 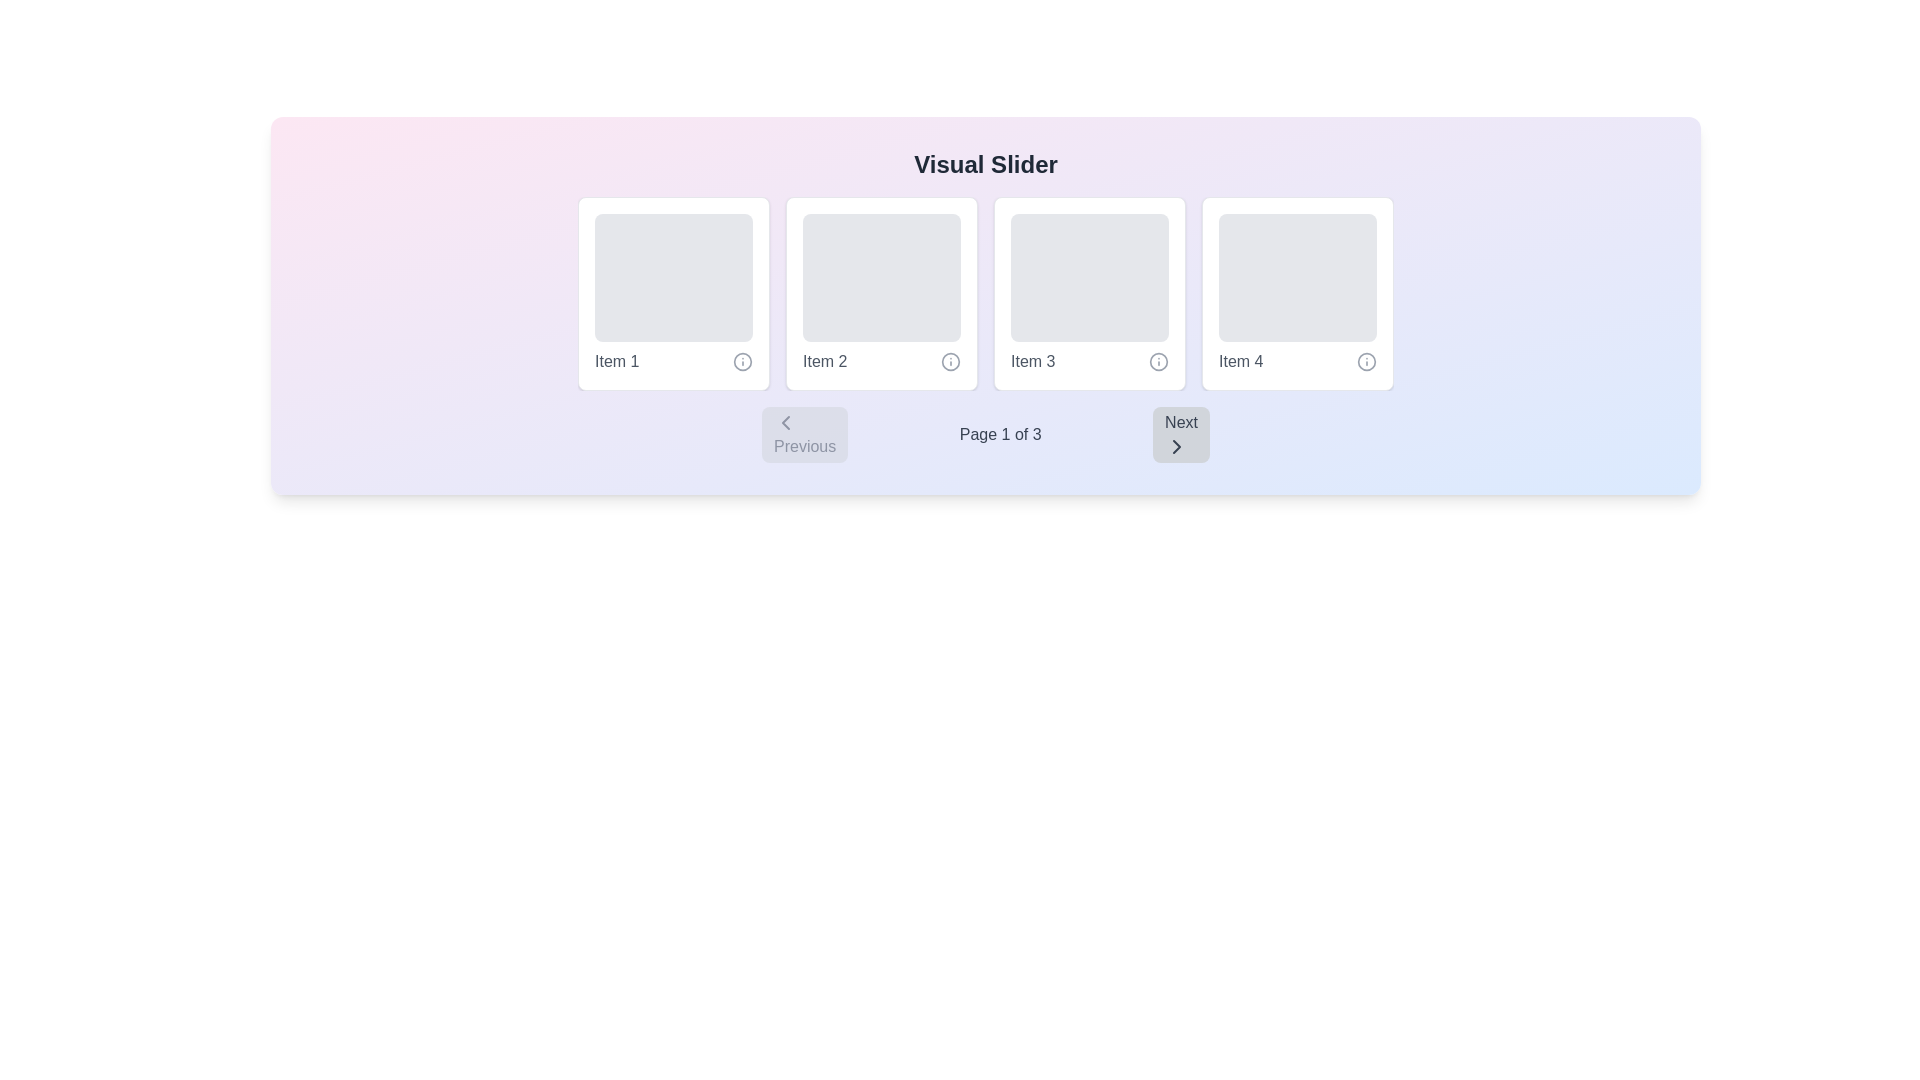 What do you see at coordinates (881, 277) in the screenshot?
I see `the visual placeholder at the upper part of the box labeled 'Item 2' in the horizontally aligned slider` at bounding box center [881, 277].